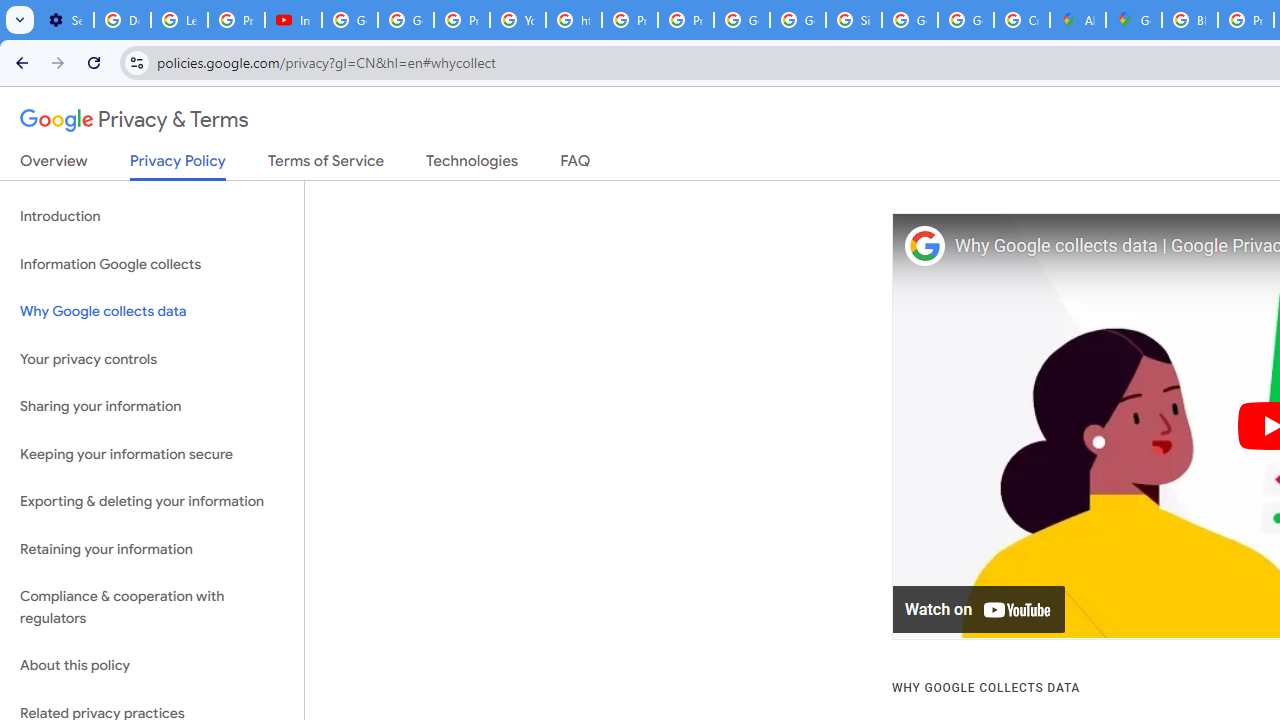 This screenshot has height=720, width=1280. Describe the element at coordinates (151, 406) in the screenshot. I see `'Sharing your information'` at that location.